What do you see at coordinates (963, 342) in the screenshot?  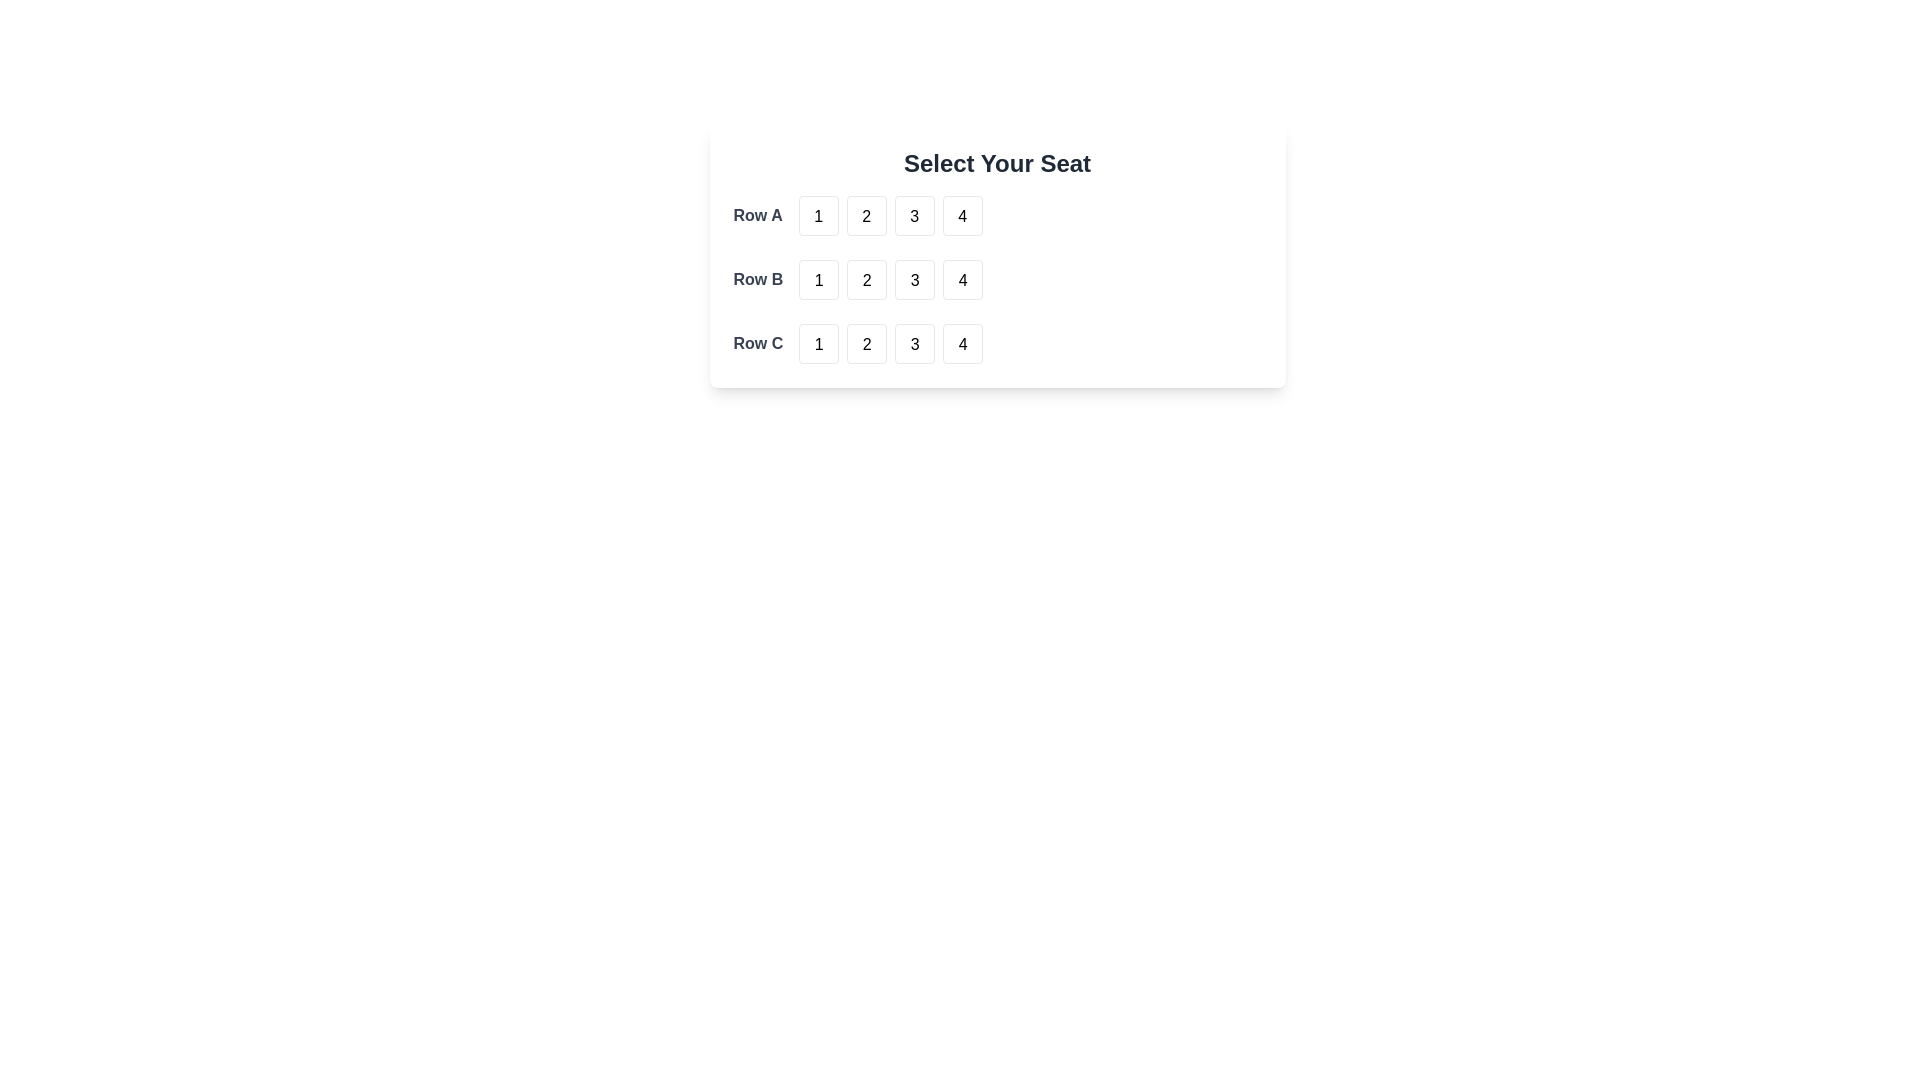 I see `the fourth button in 'Row C'` at bounding box center [963, 342].